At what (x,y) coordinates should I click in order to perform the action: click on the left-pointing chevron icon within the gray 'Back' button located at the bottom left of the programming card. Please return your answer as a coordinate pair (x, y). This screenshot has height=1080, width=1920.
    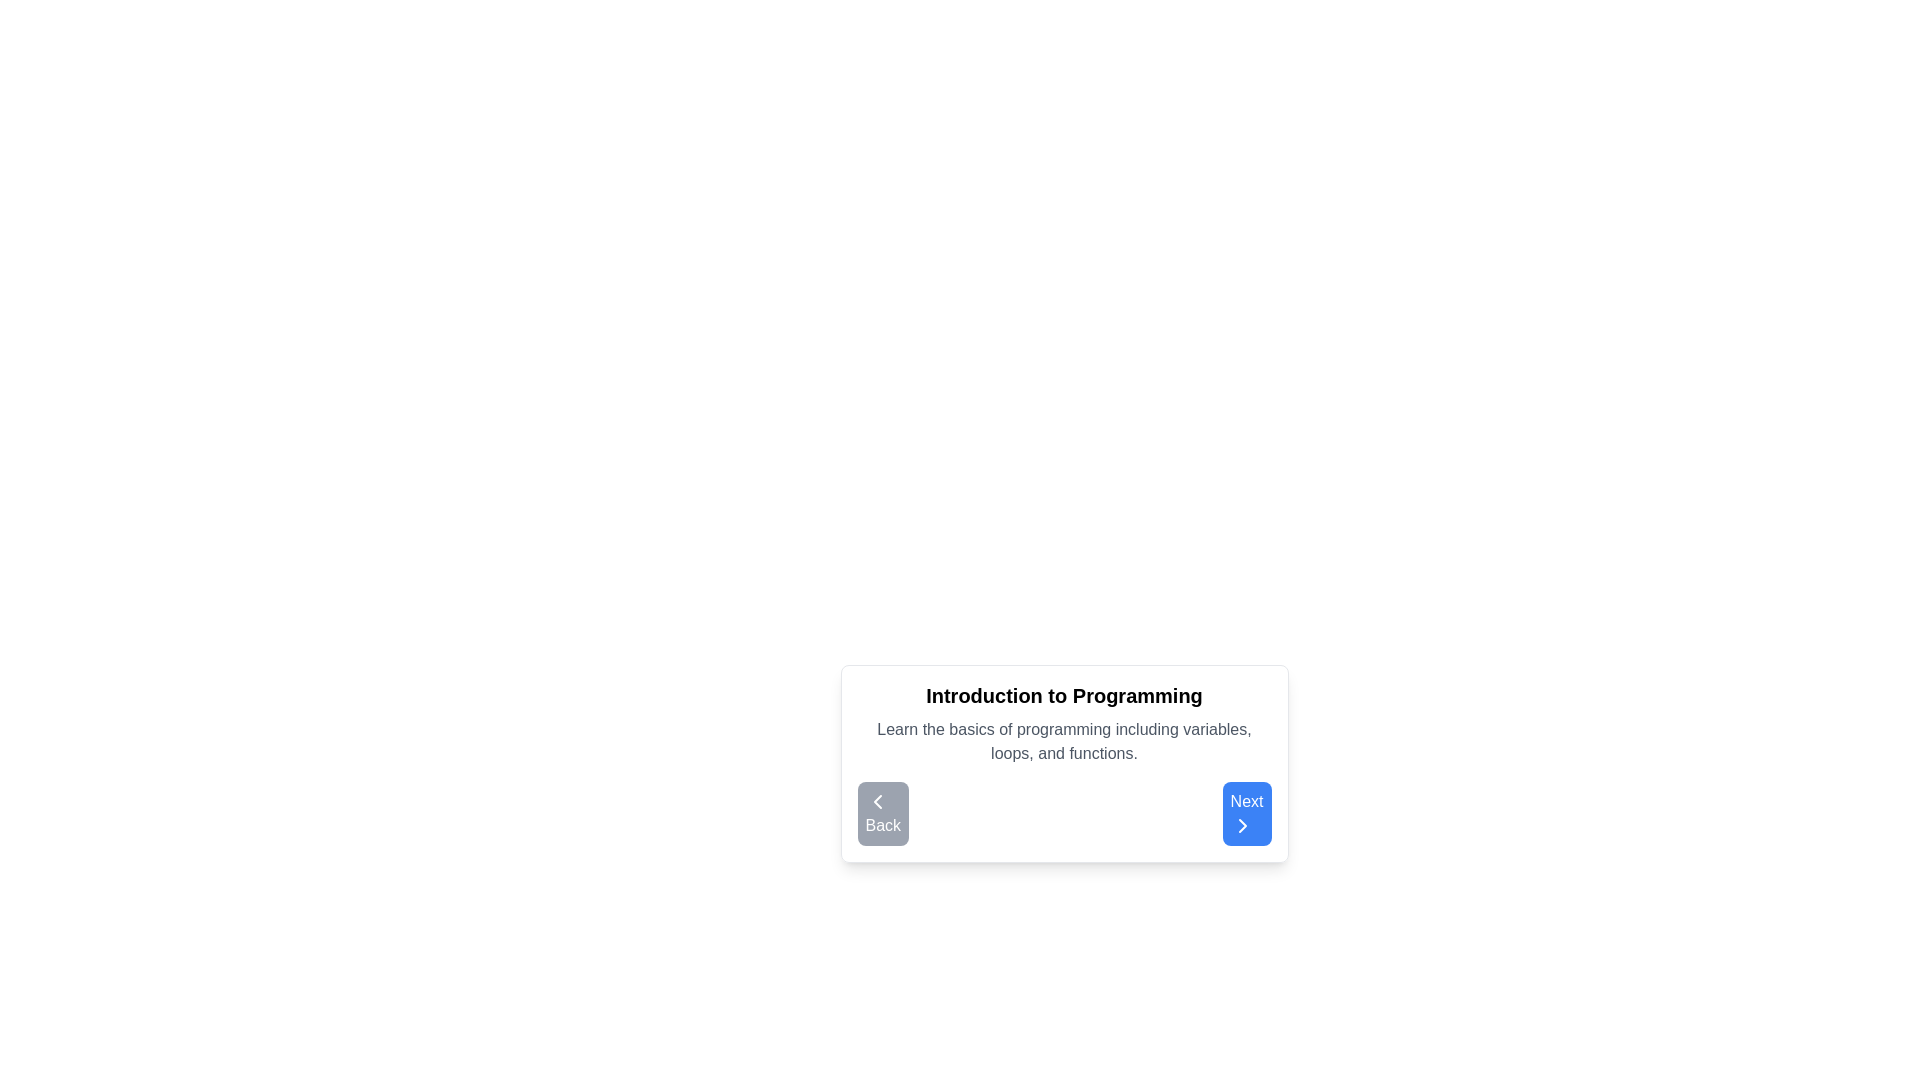
    Looking at the image, I should click on (877, 801).